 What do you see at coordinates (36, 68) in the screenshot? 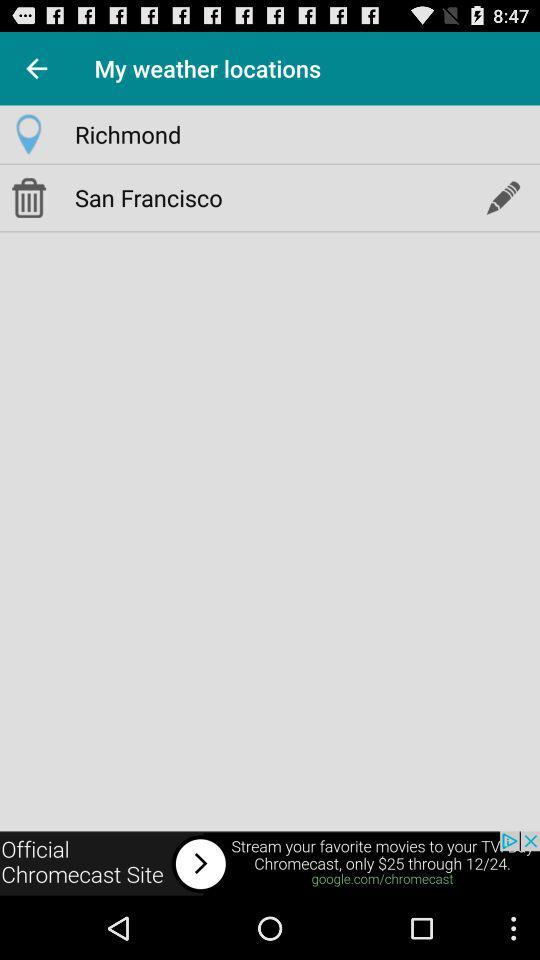
I see `previous page` at bounding box center [36, 68].